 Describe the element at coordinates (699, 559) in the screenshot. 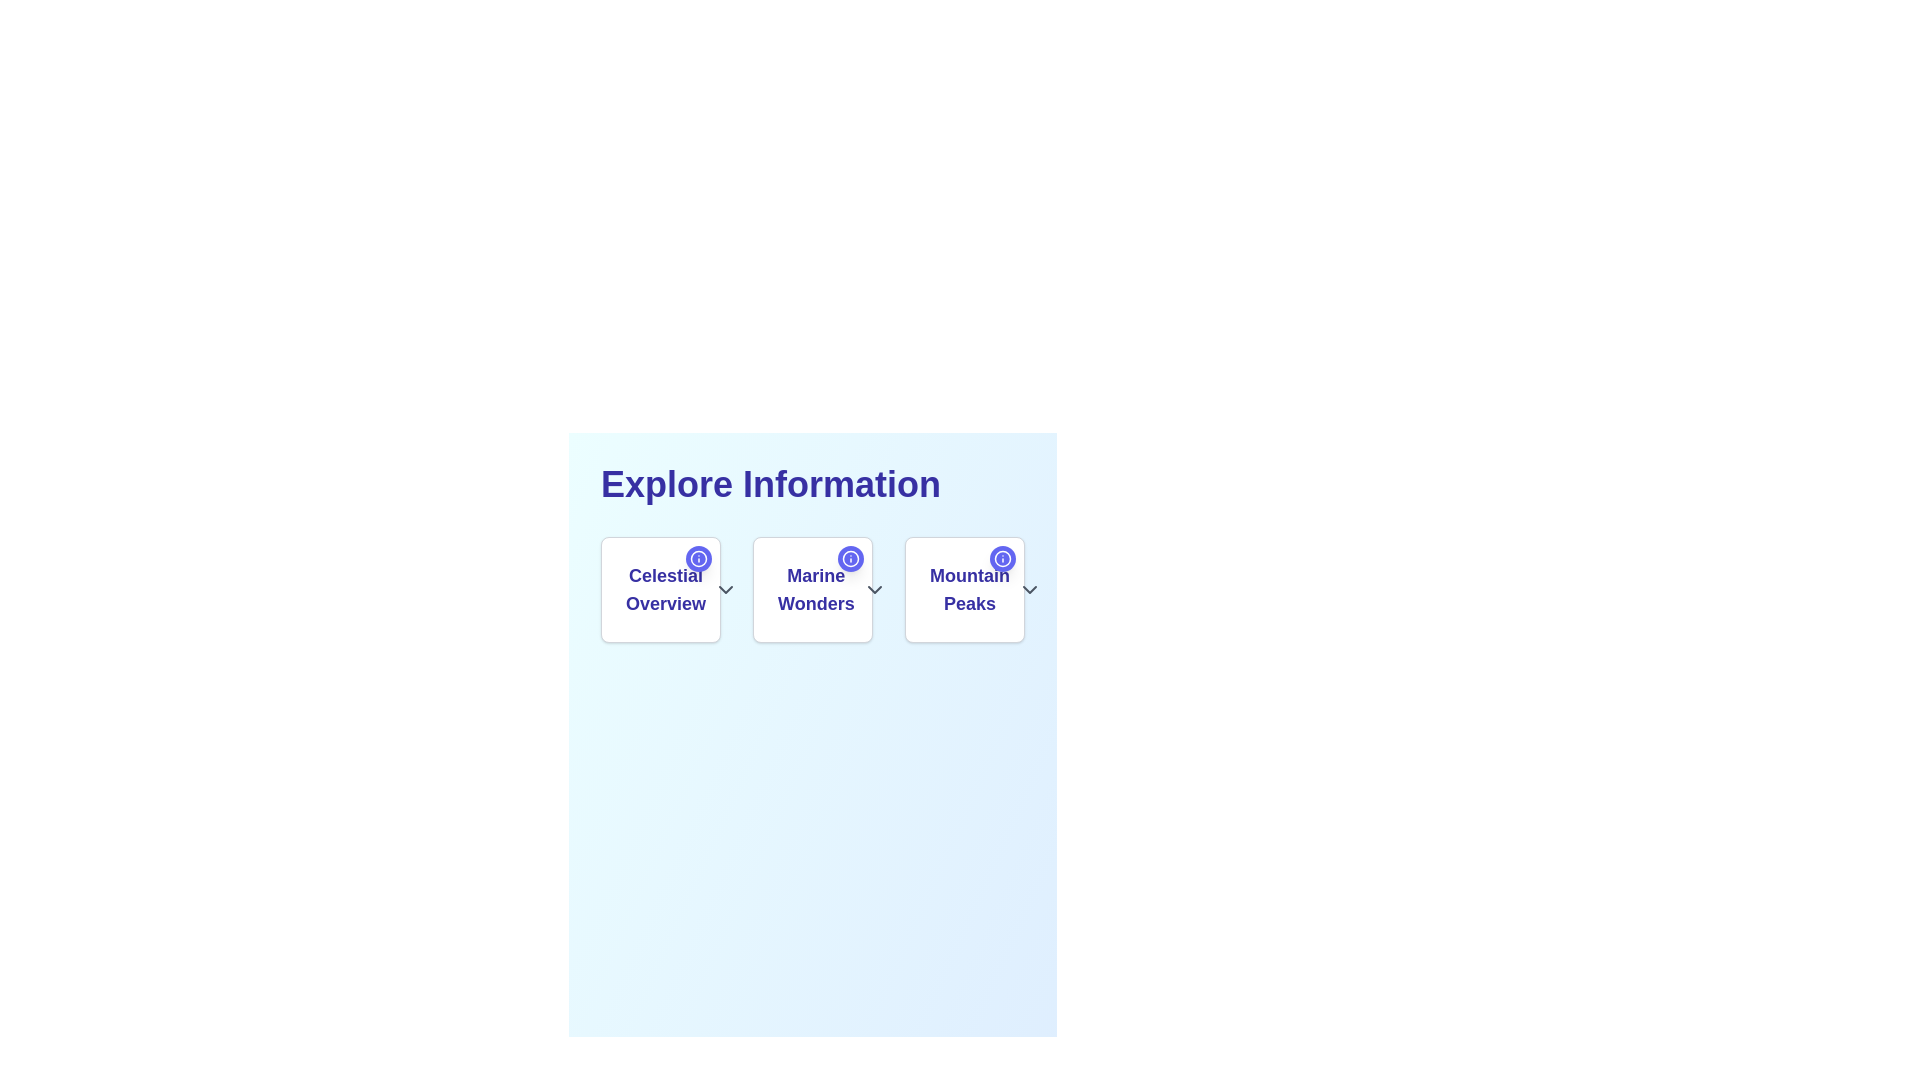

I see `the information icon located at the top-right corner of the 'Celestial Overview' card` at that location.